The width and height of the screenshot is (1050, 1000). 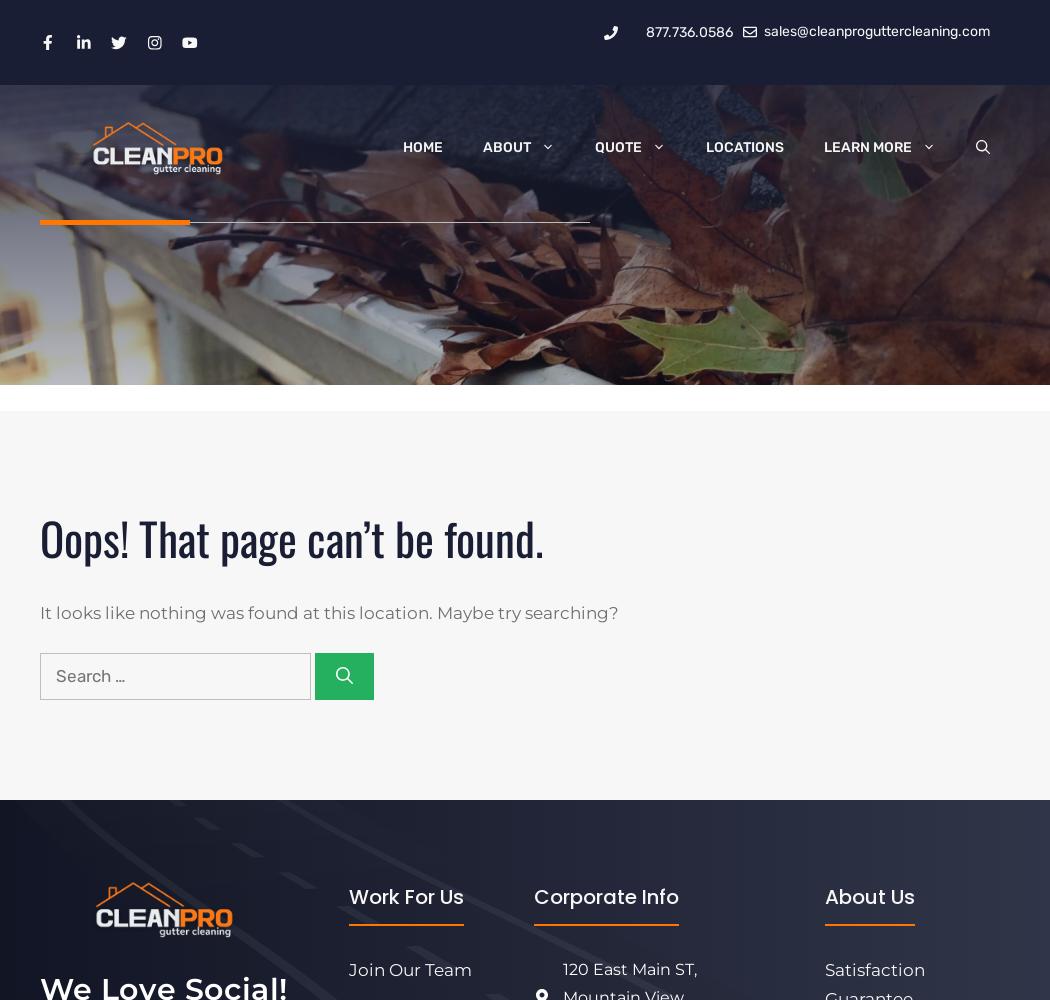 What do you see at coordinates (406, 897) in the screenshot?
I see `'Work For Us'` at bounding box center [406, 897].